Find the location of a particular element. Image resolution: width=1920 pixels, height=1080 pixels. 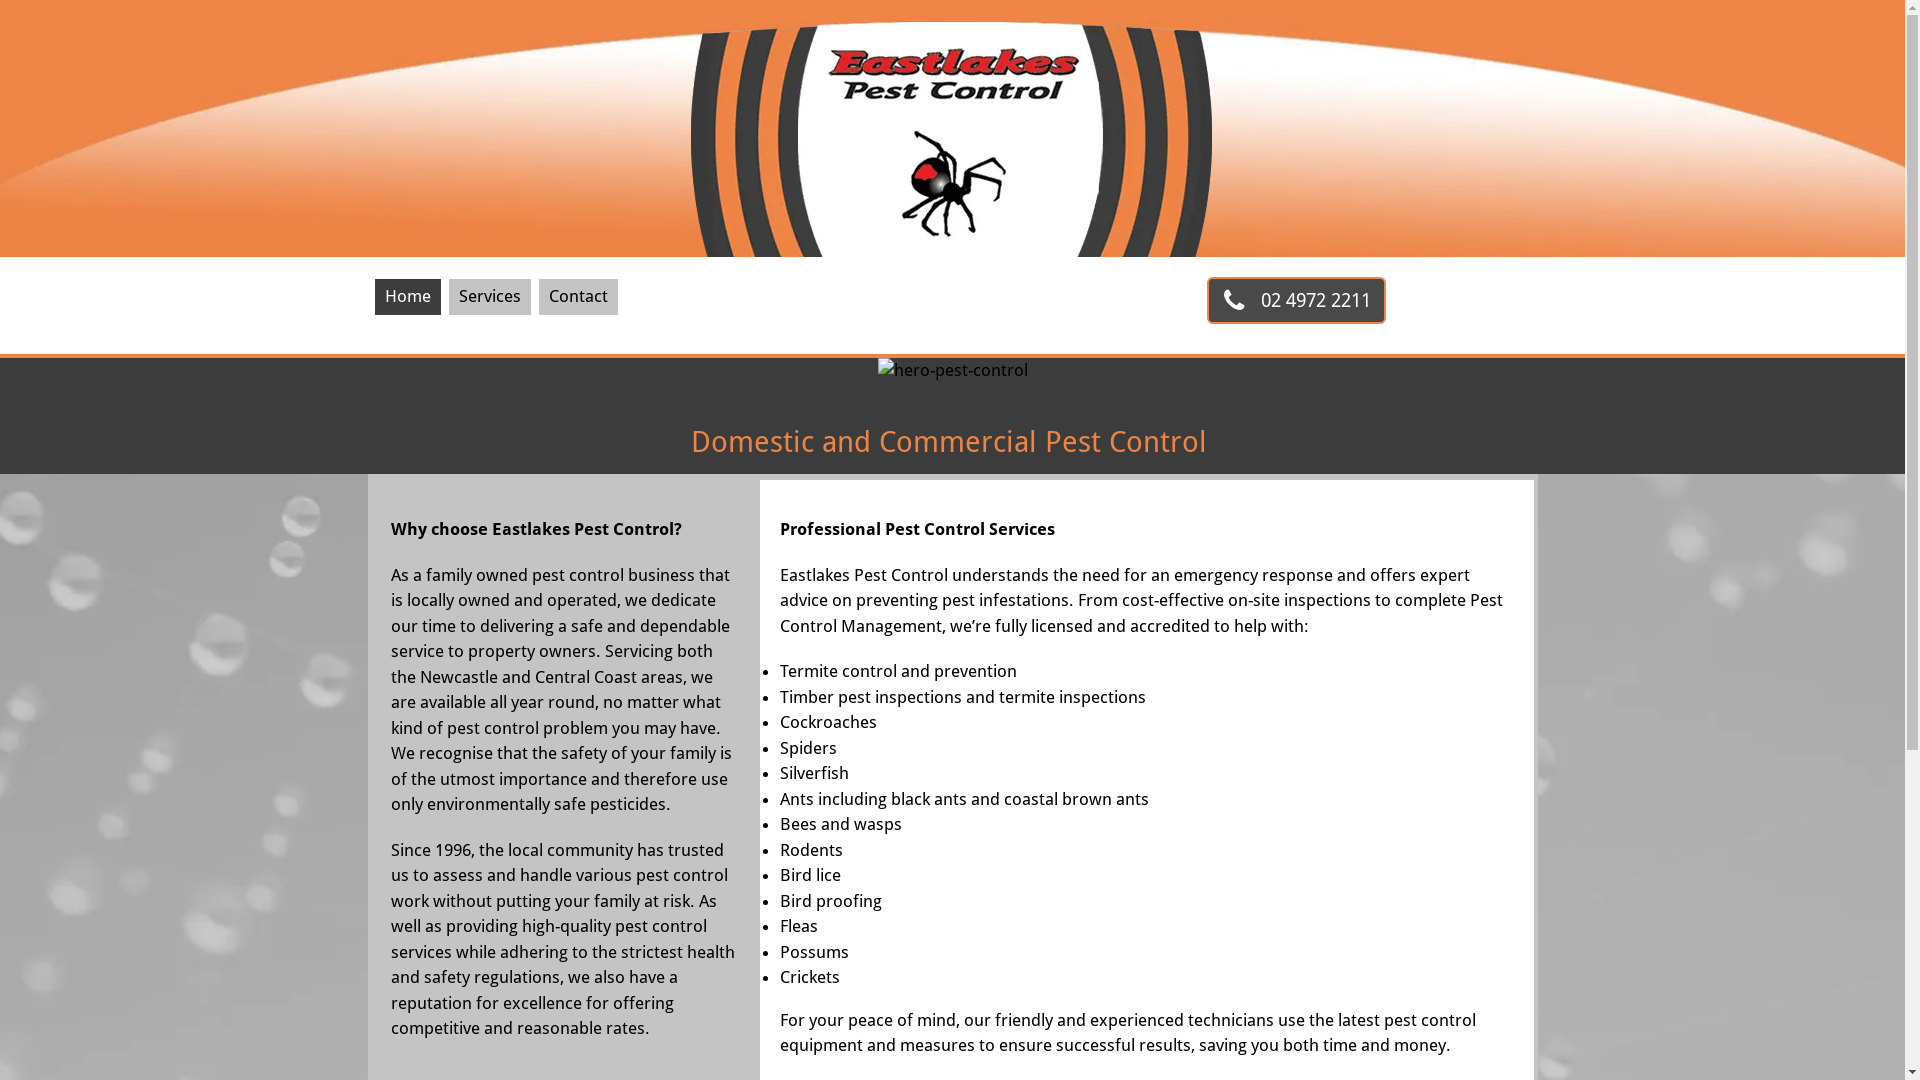

'Contact' is located at coordinates (577, 297).